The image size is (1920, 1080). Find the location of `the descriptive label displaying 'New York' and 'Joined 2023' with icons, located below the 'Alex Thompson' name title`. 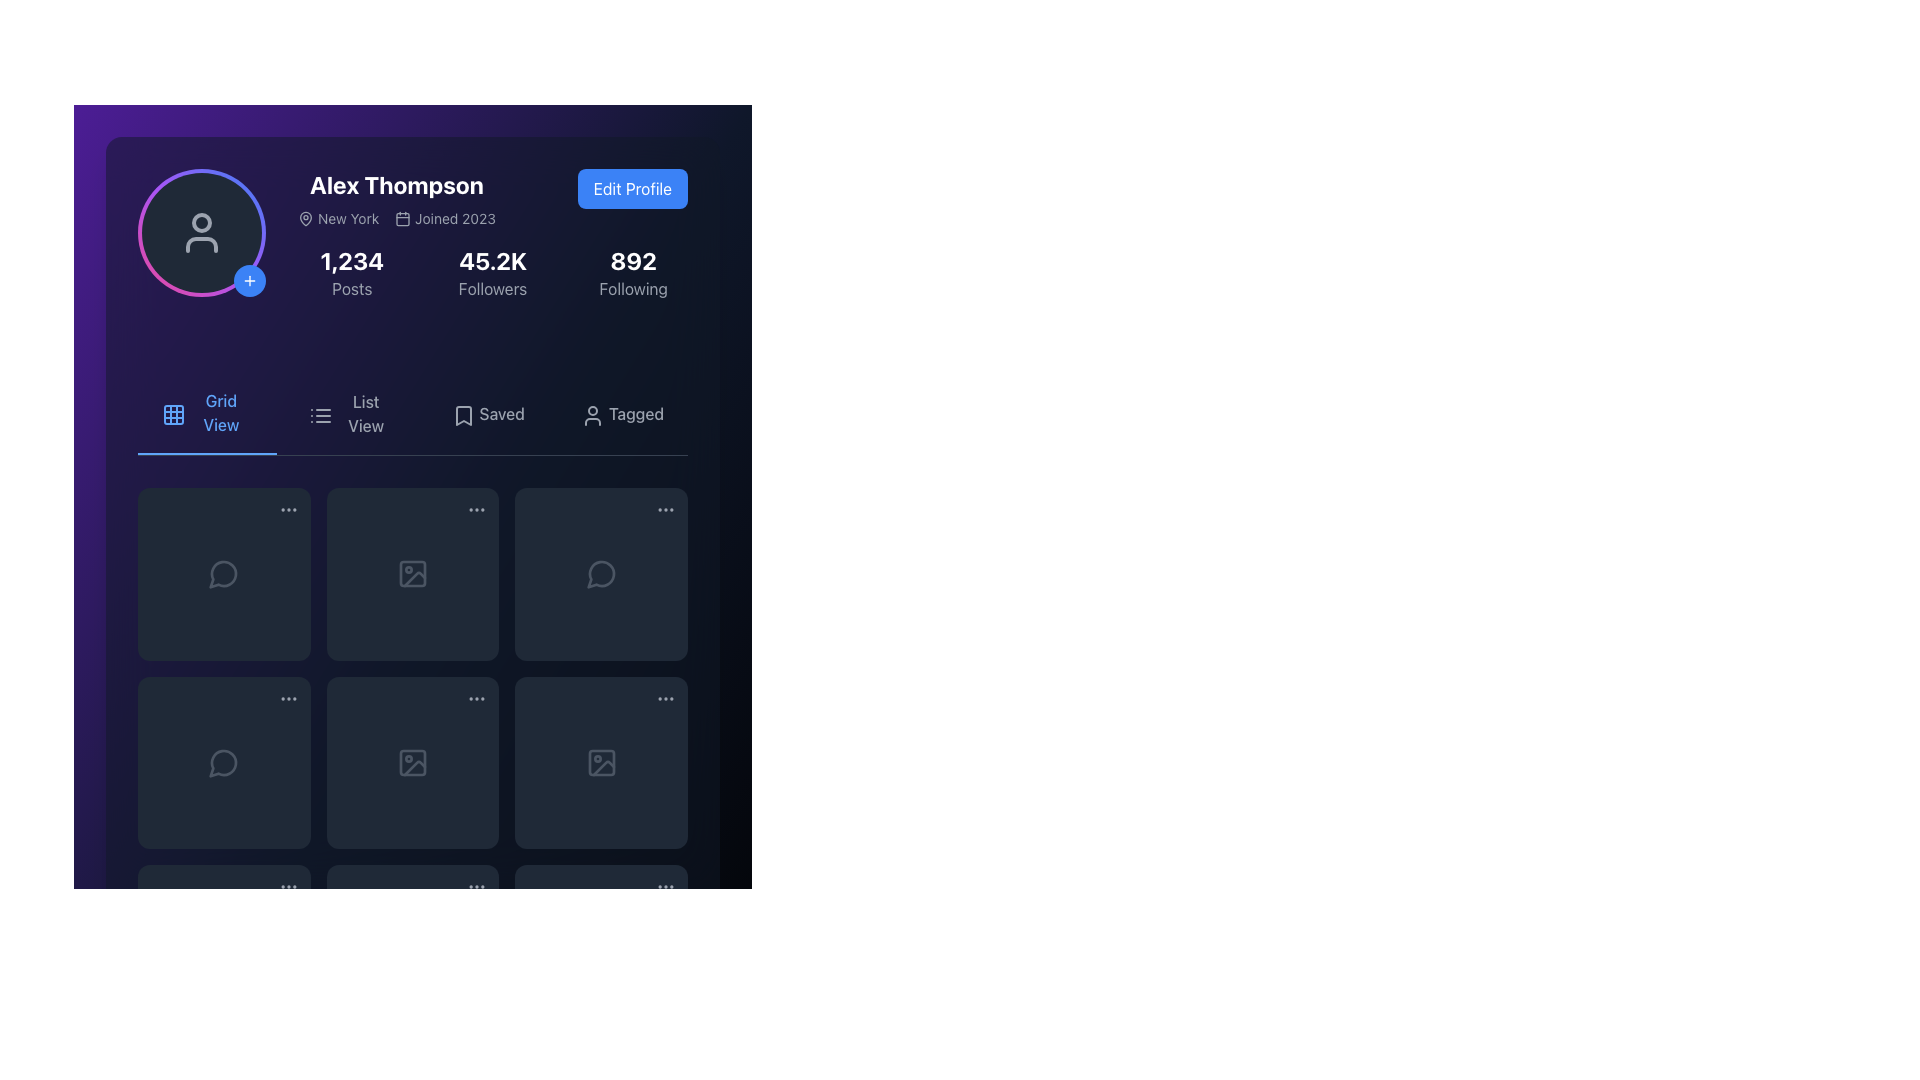

the descriptive label displaying 'New York' and 'Joined 2023' with icons, located below the 'Alex Thompson' name title is located at coordinates (397, 219).